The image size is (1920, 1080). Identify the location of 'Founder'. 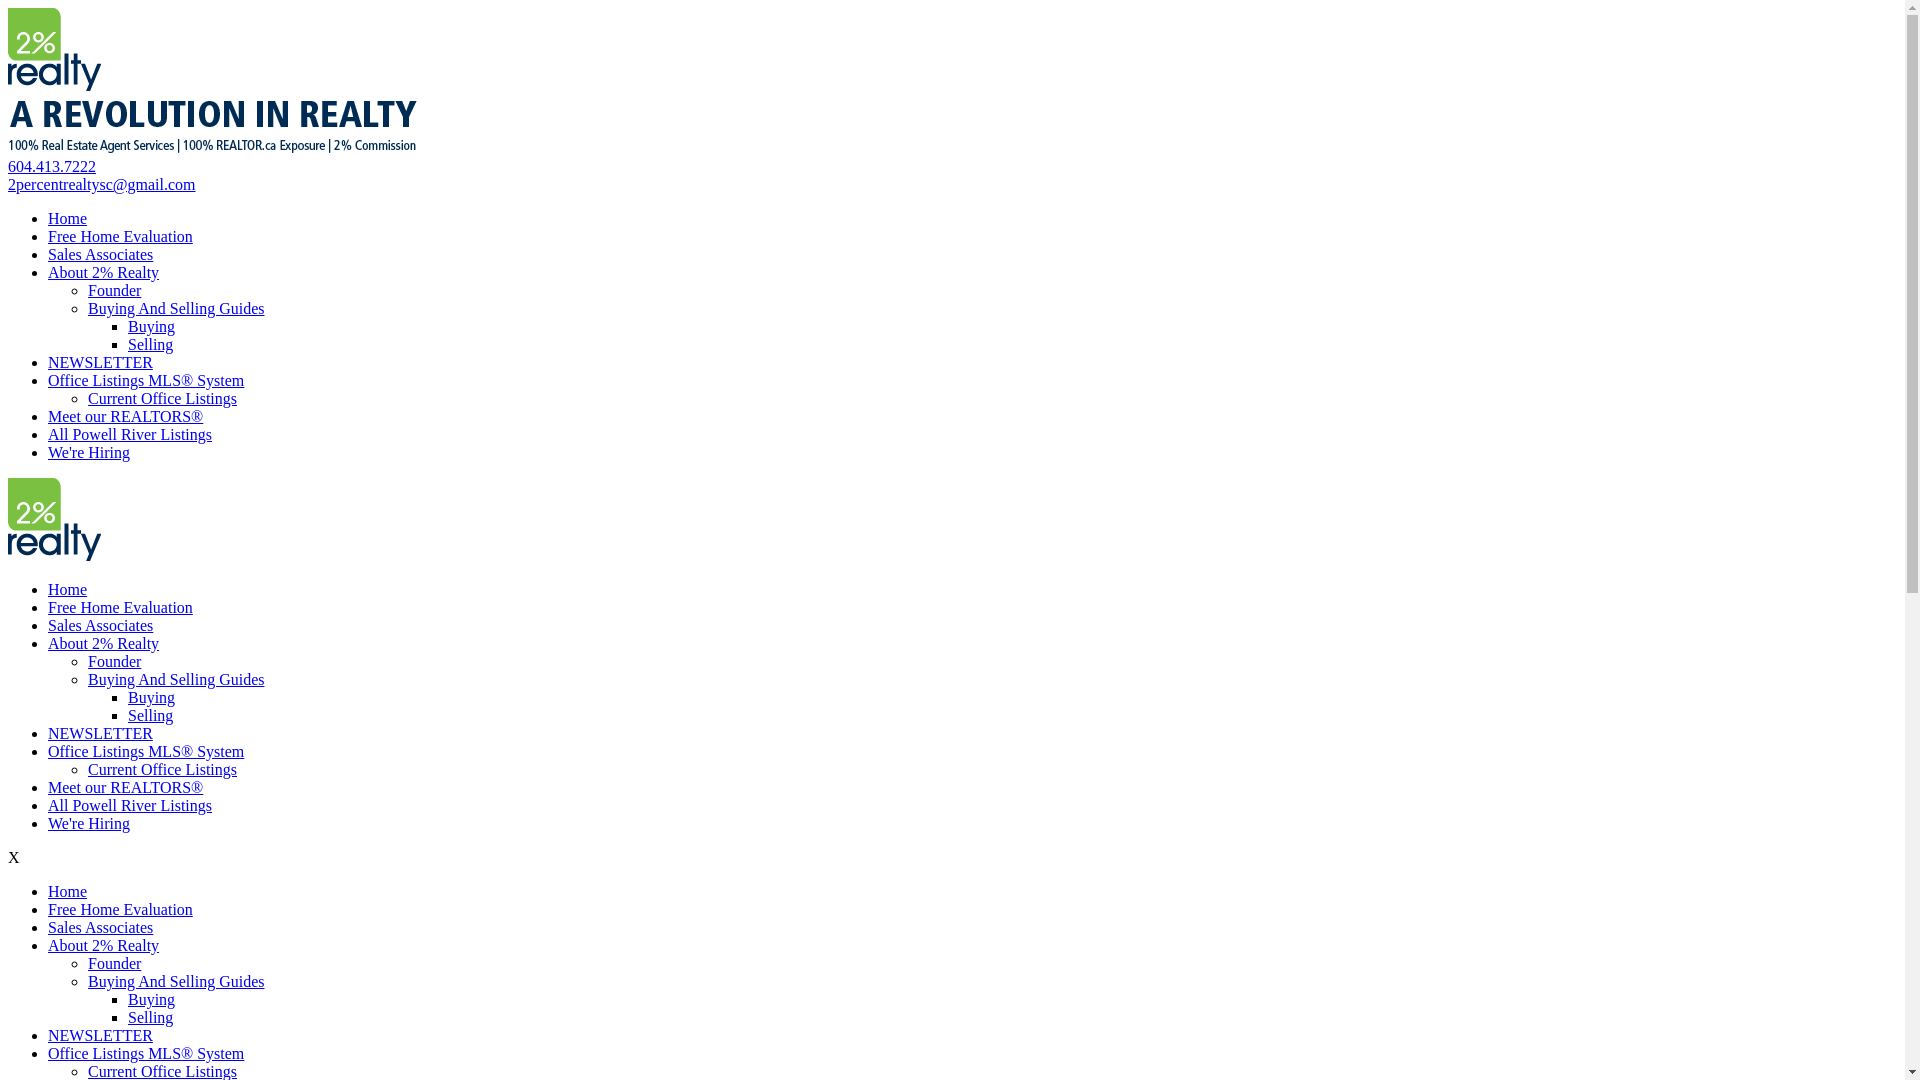
(86, 962).